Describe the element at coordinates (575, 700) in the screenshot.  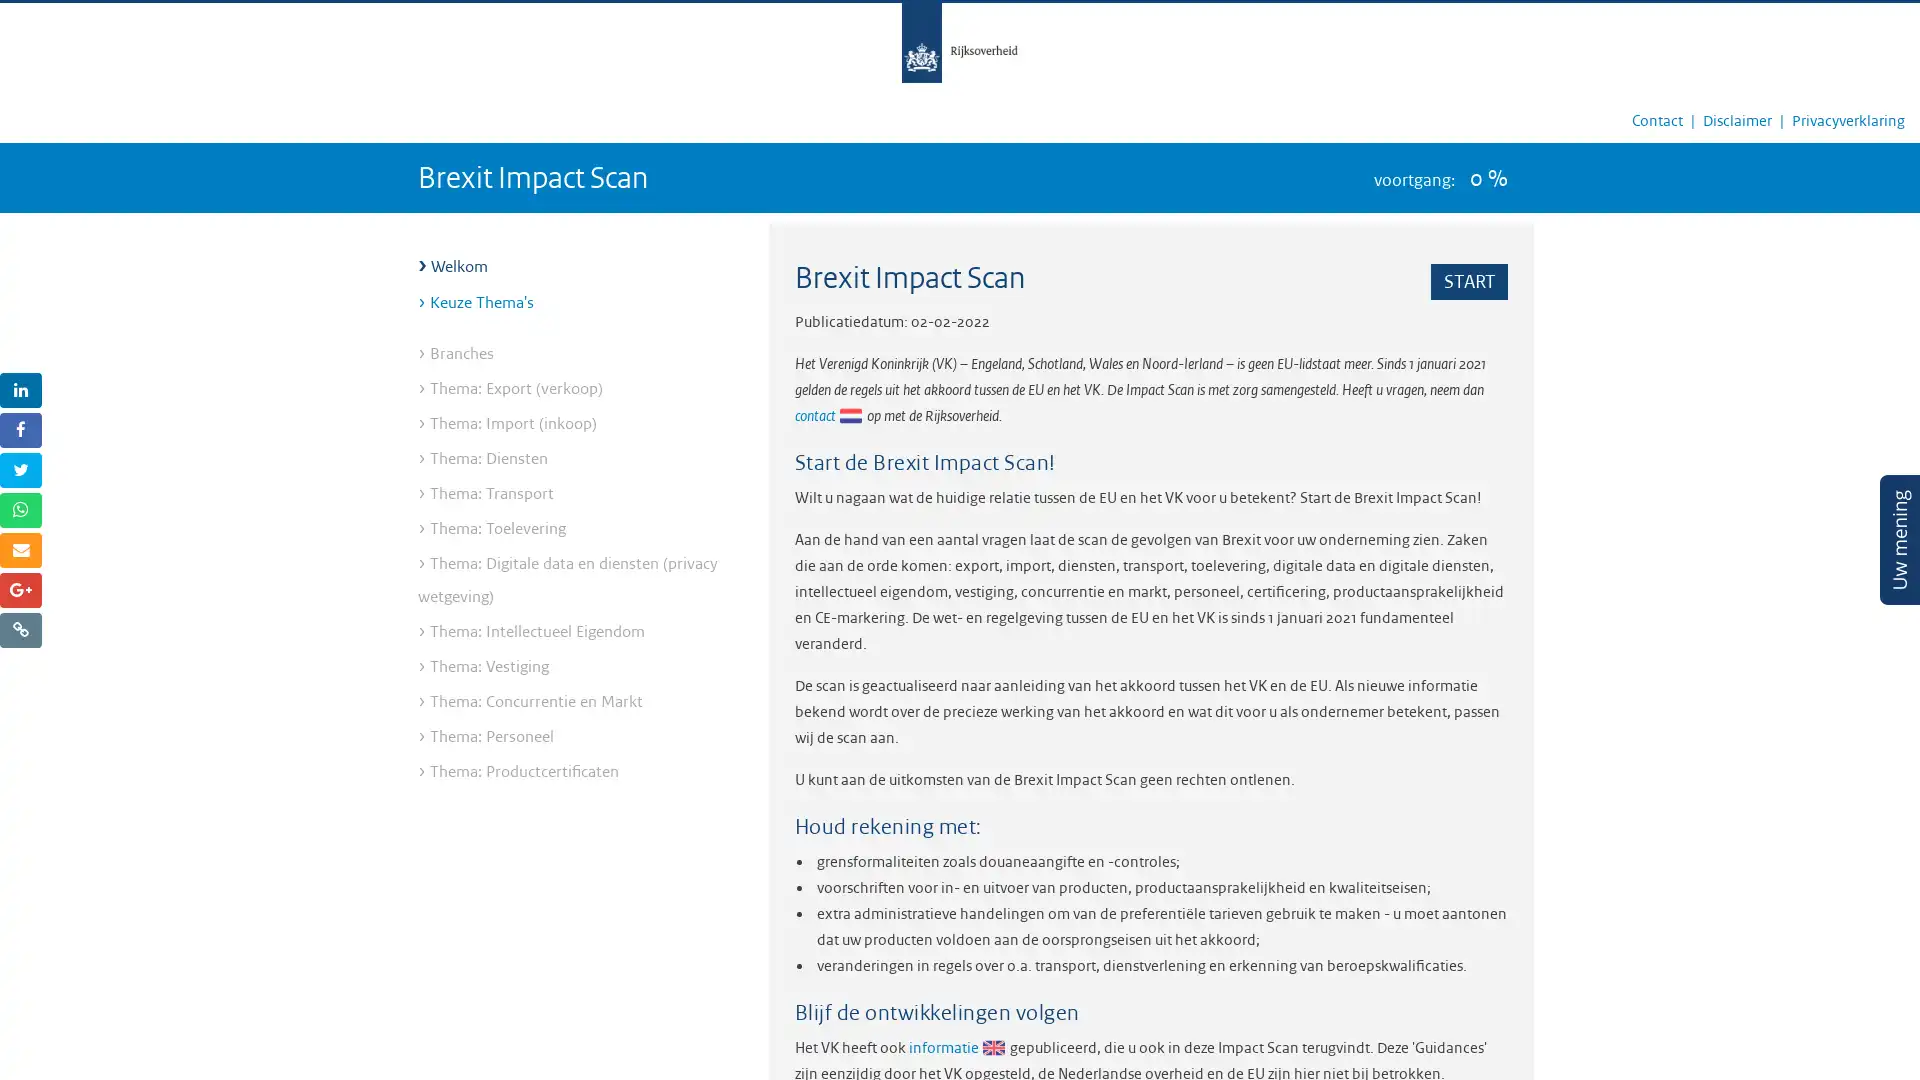
I see `Thema: Concurrentie en Markt` at that location.